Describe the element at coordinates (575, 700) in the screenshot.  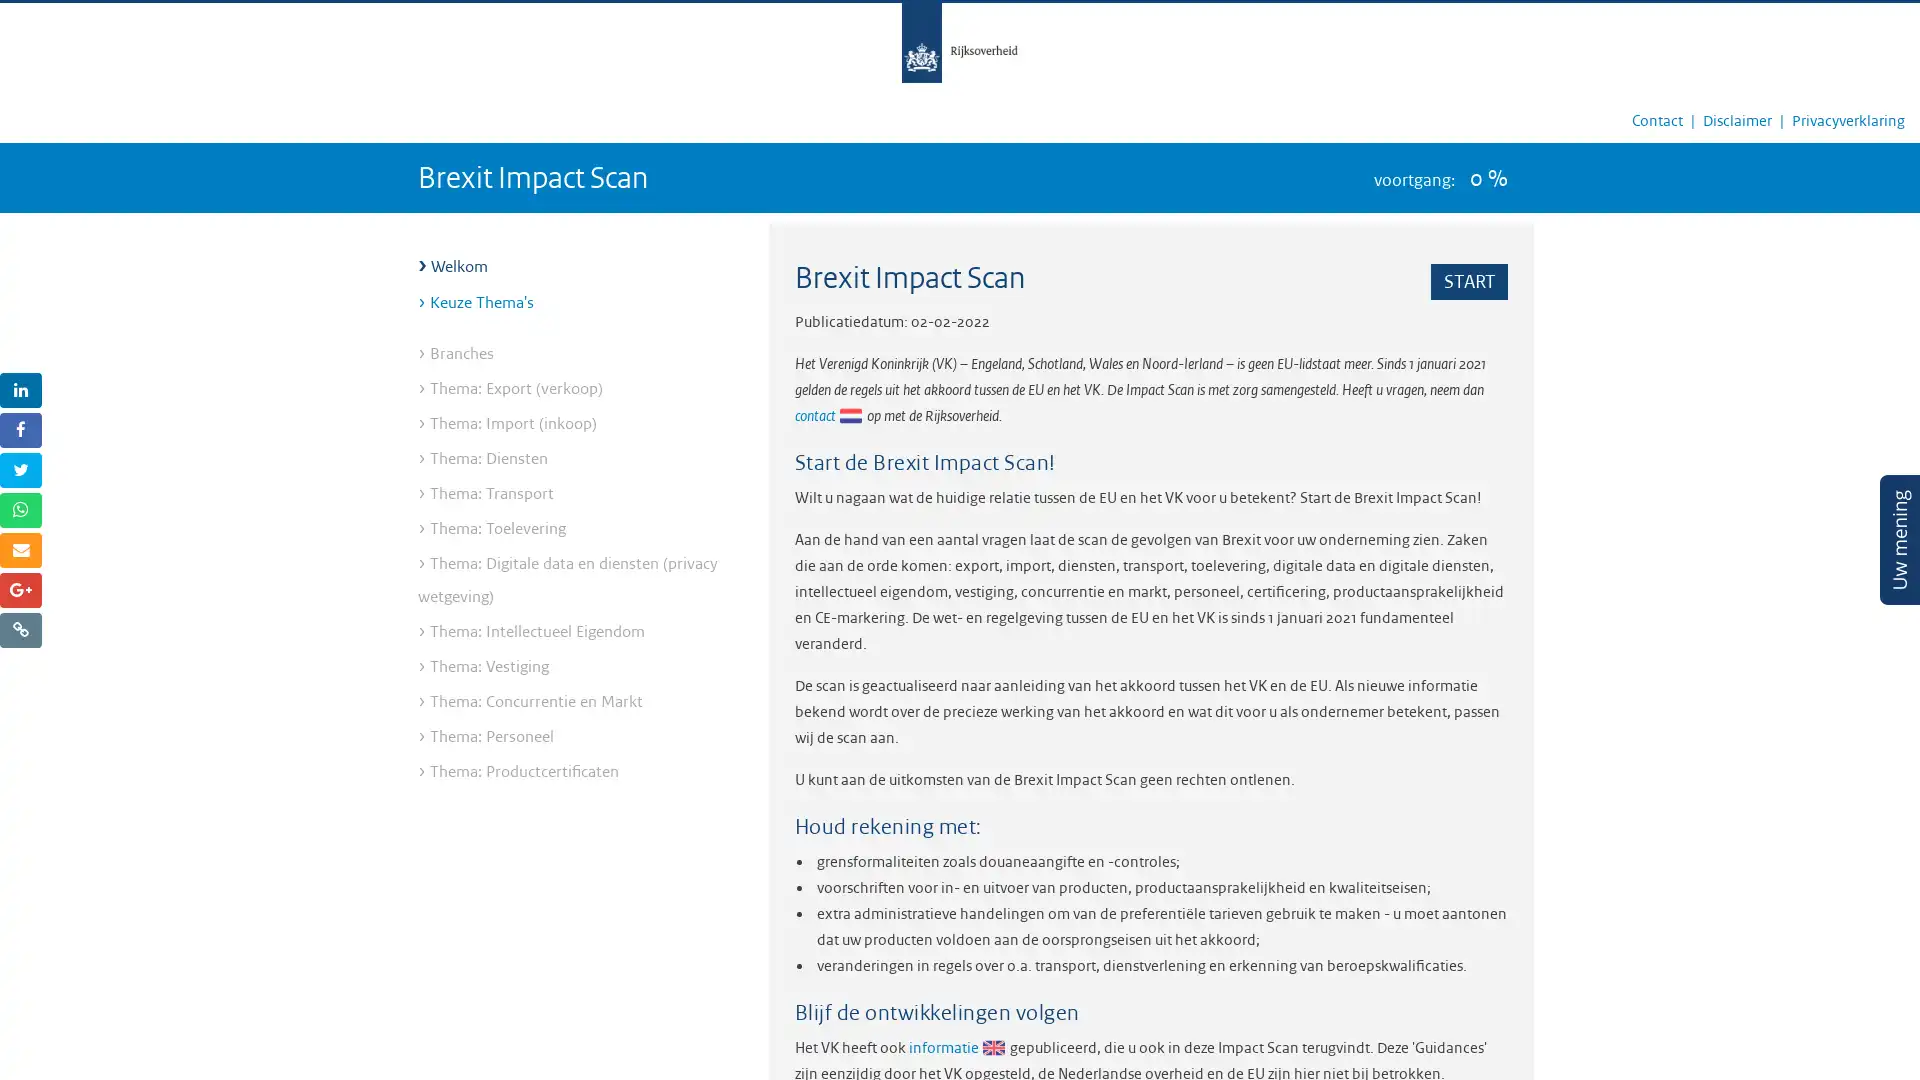
I see `Thema: Concurrentie en Markt` at that location.